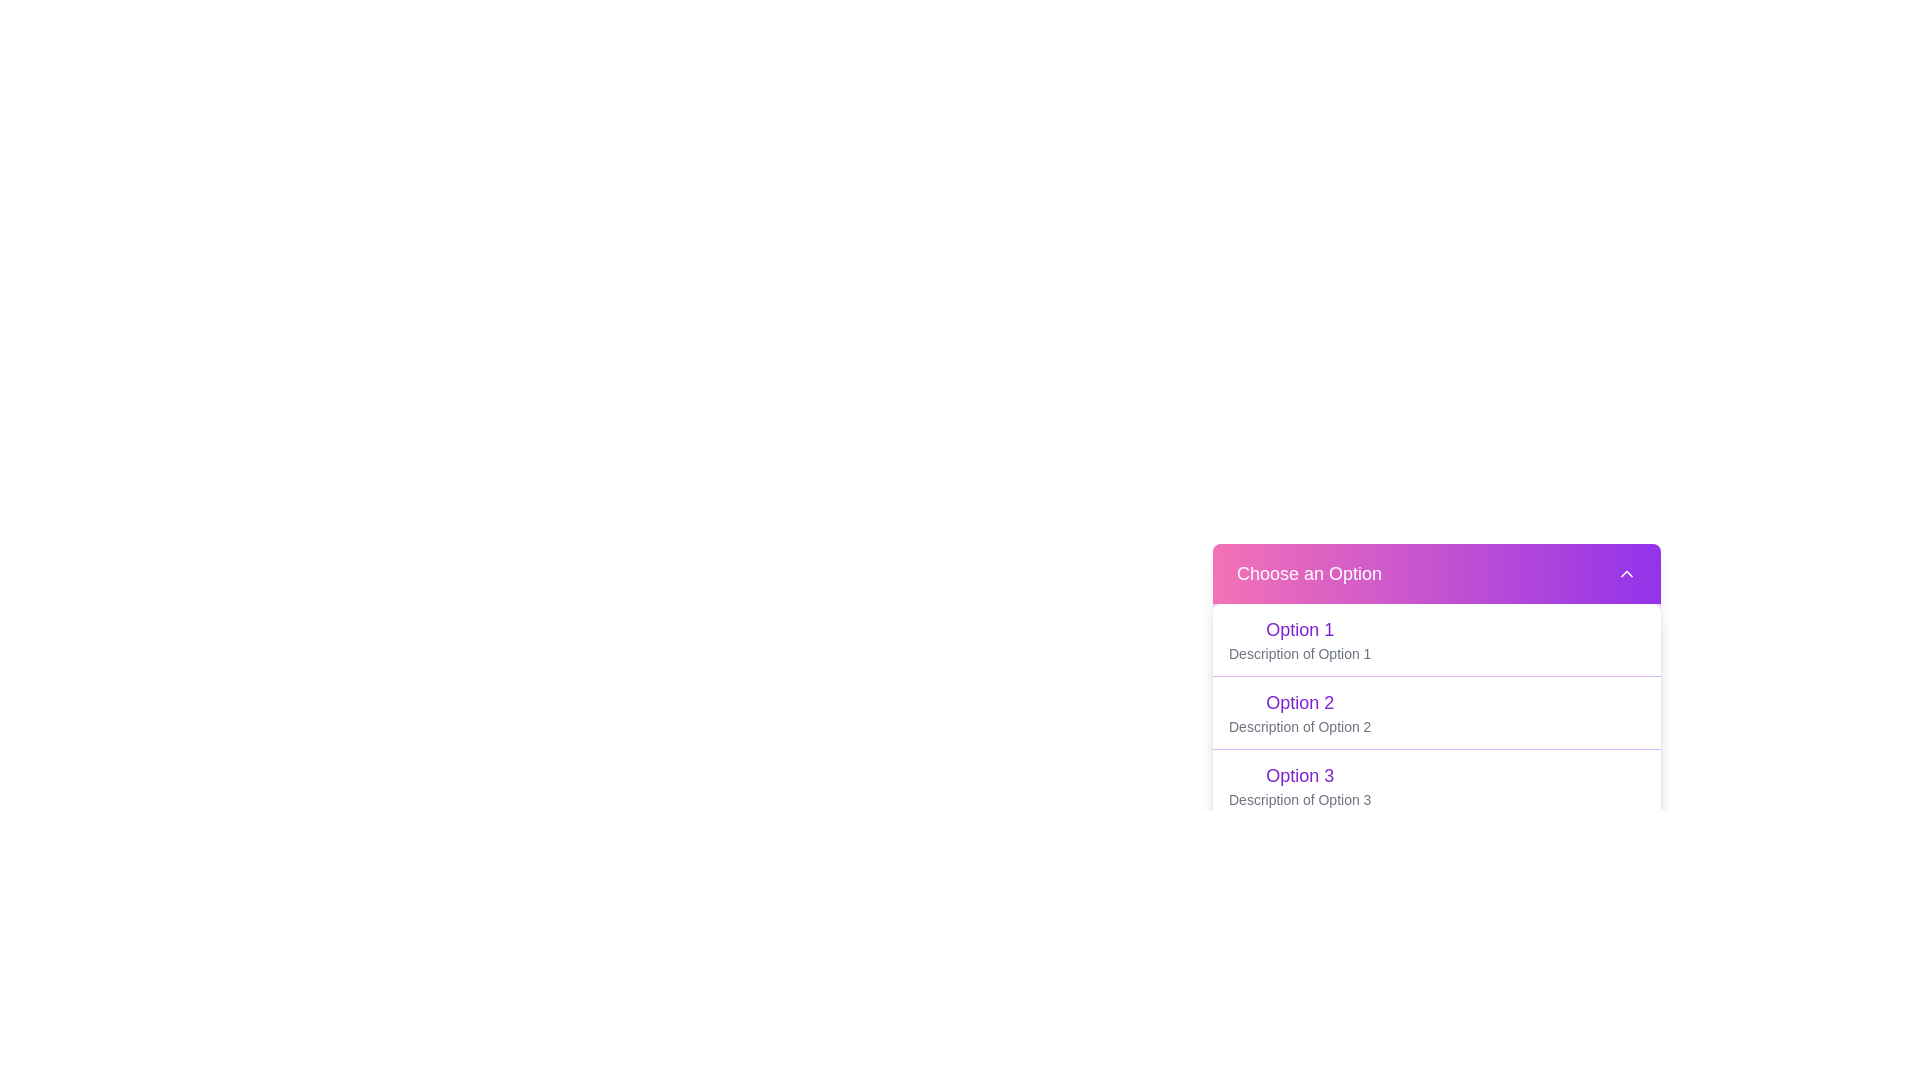 The image size is (1920, 1080). Describe the element at coordinates (1435, 712) in the screenshot. I see `the second option in the dropdown selection menu` at that location.